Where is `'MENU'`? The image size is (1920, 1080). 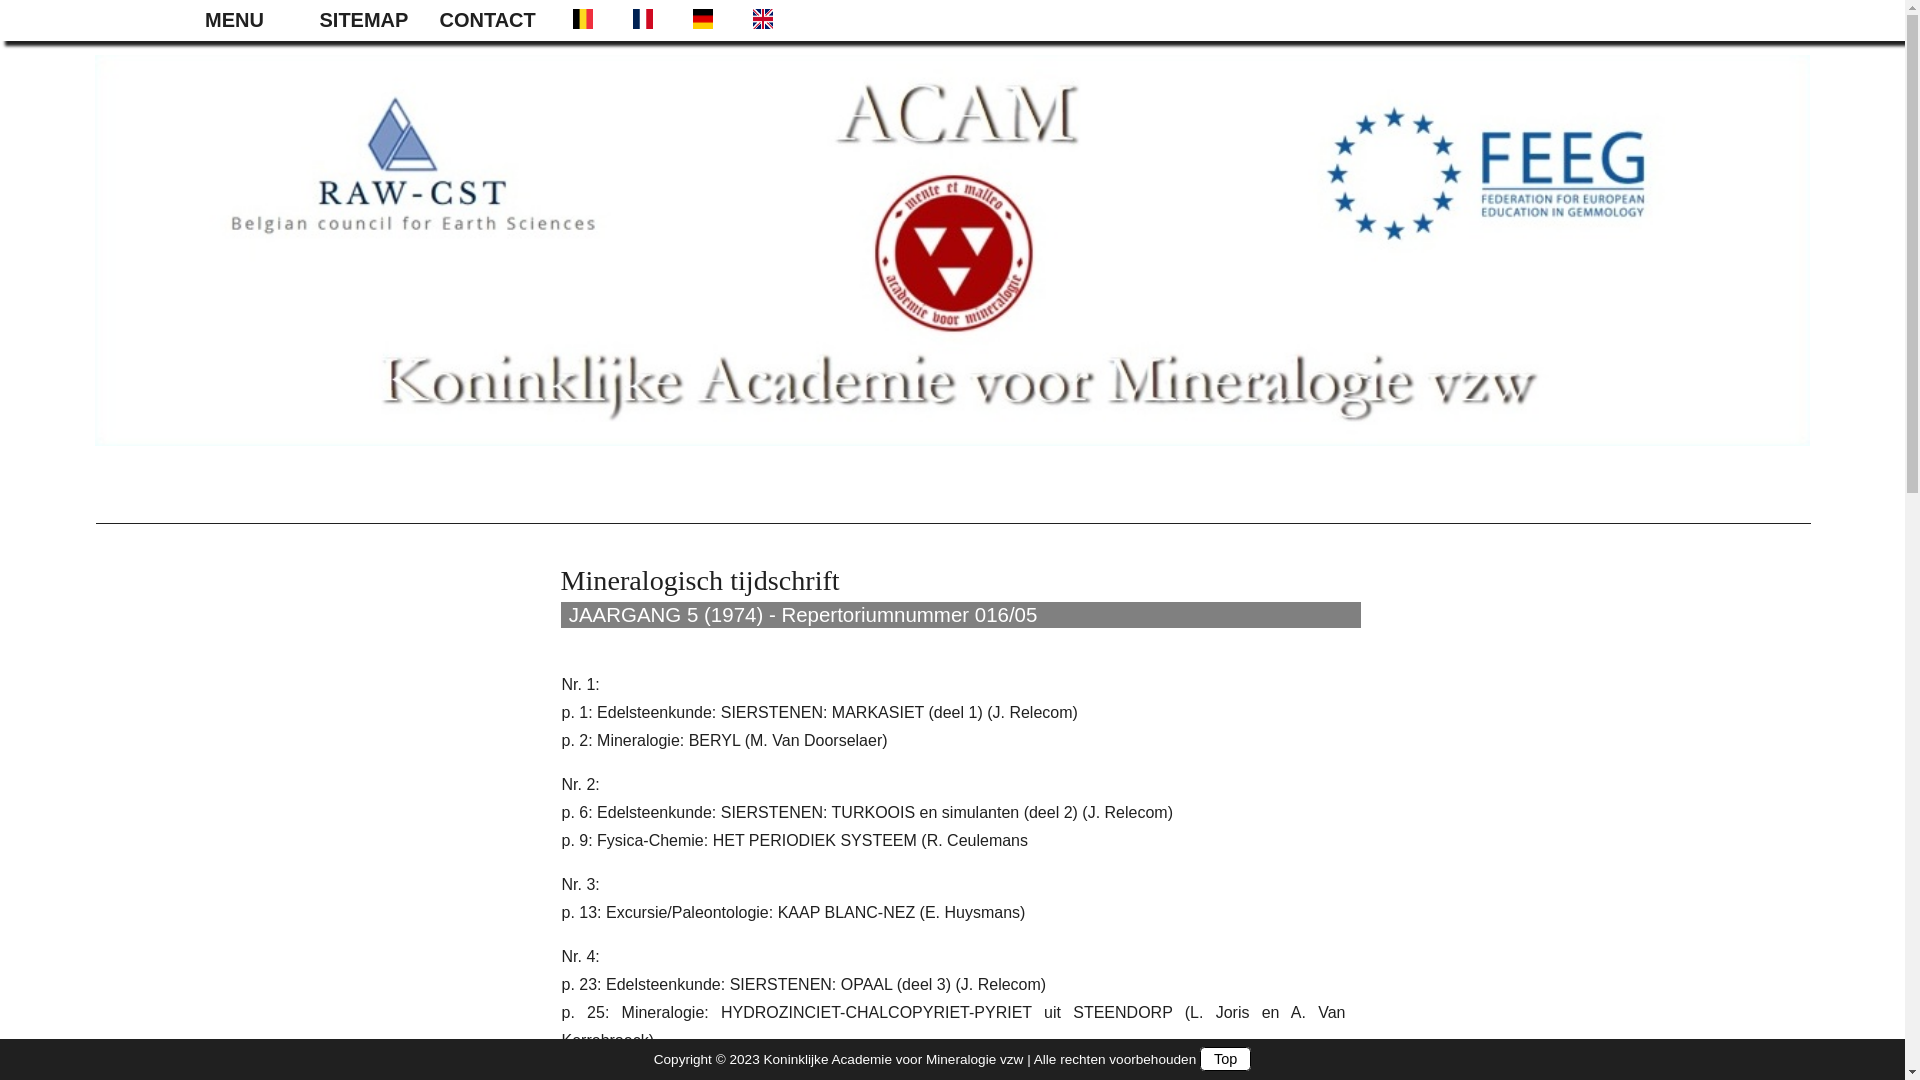
'MENU' is located at coordinates (248, 20).